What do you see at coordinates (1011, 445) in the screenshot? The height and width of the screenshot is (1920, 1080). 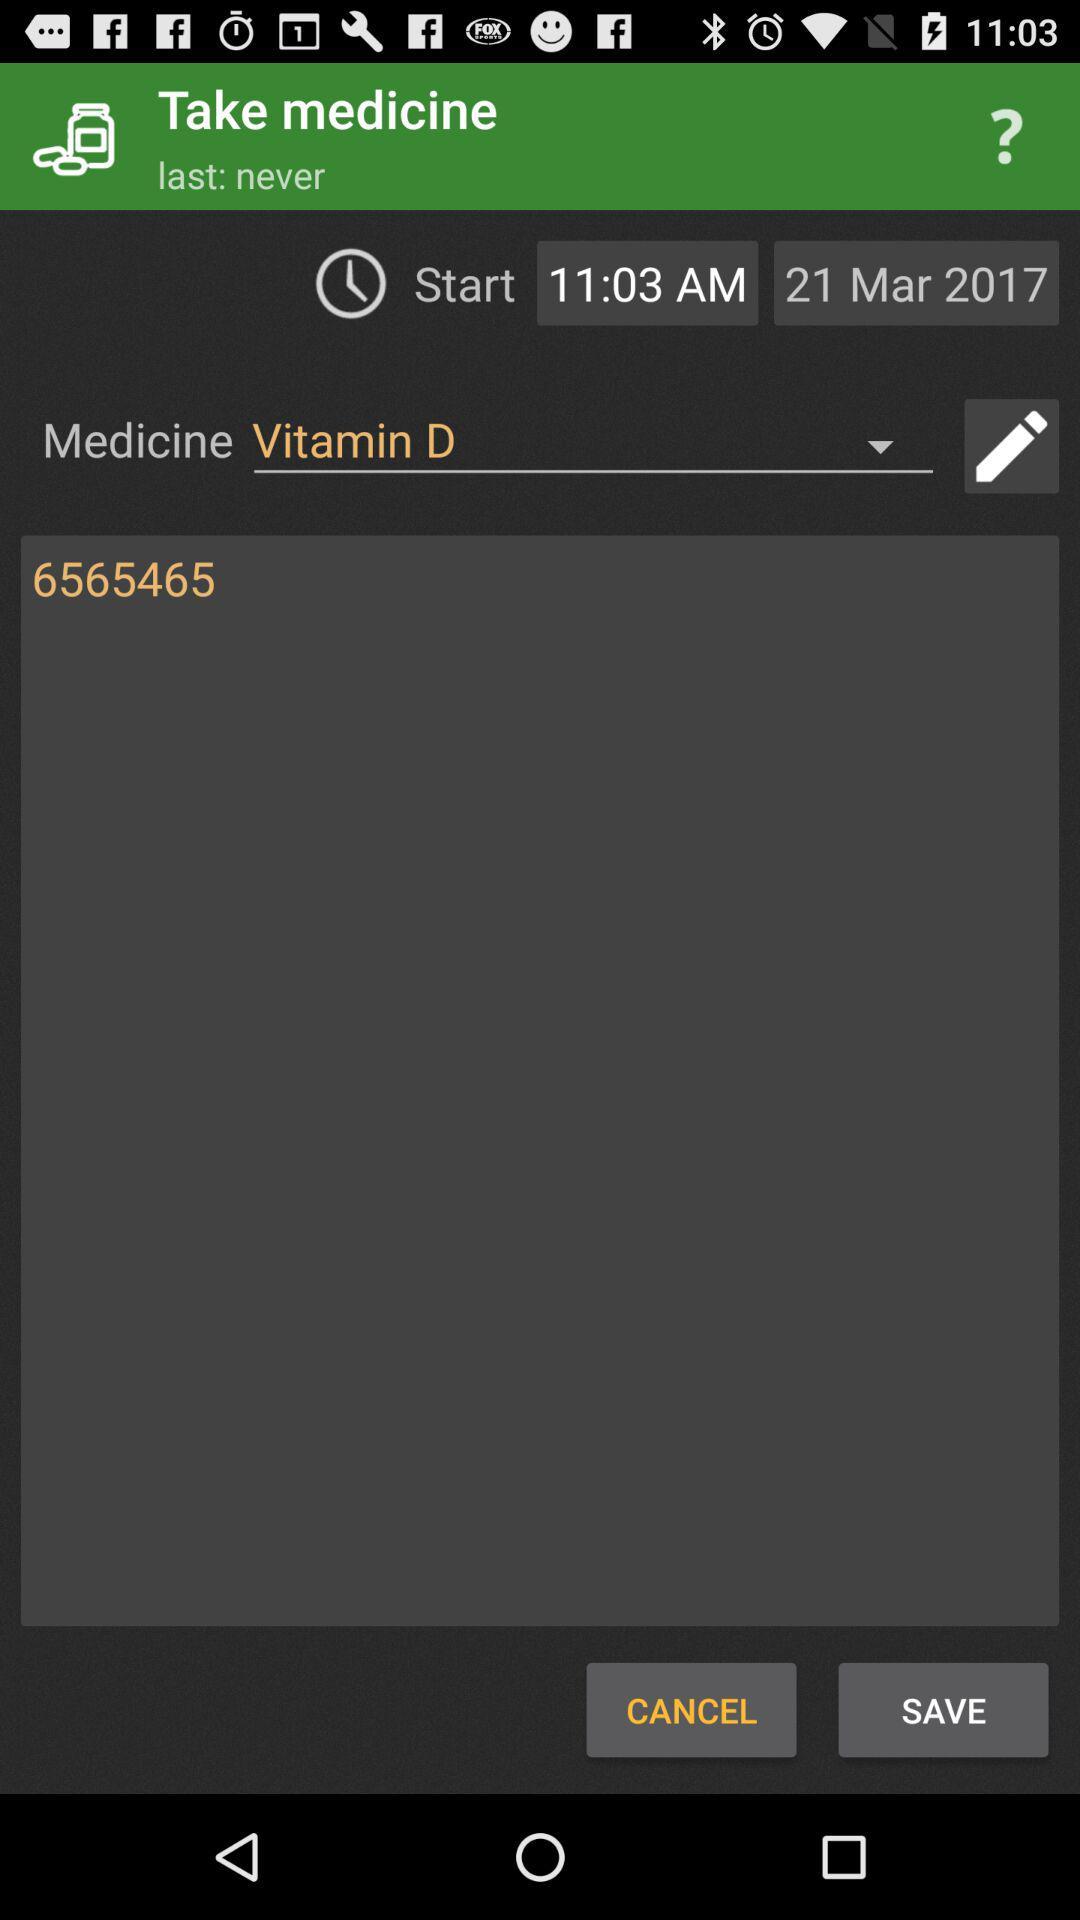 I see `edit button` at bounding box center [1011, 445].